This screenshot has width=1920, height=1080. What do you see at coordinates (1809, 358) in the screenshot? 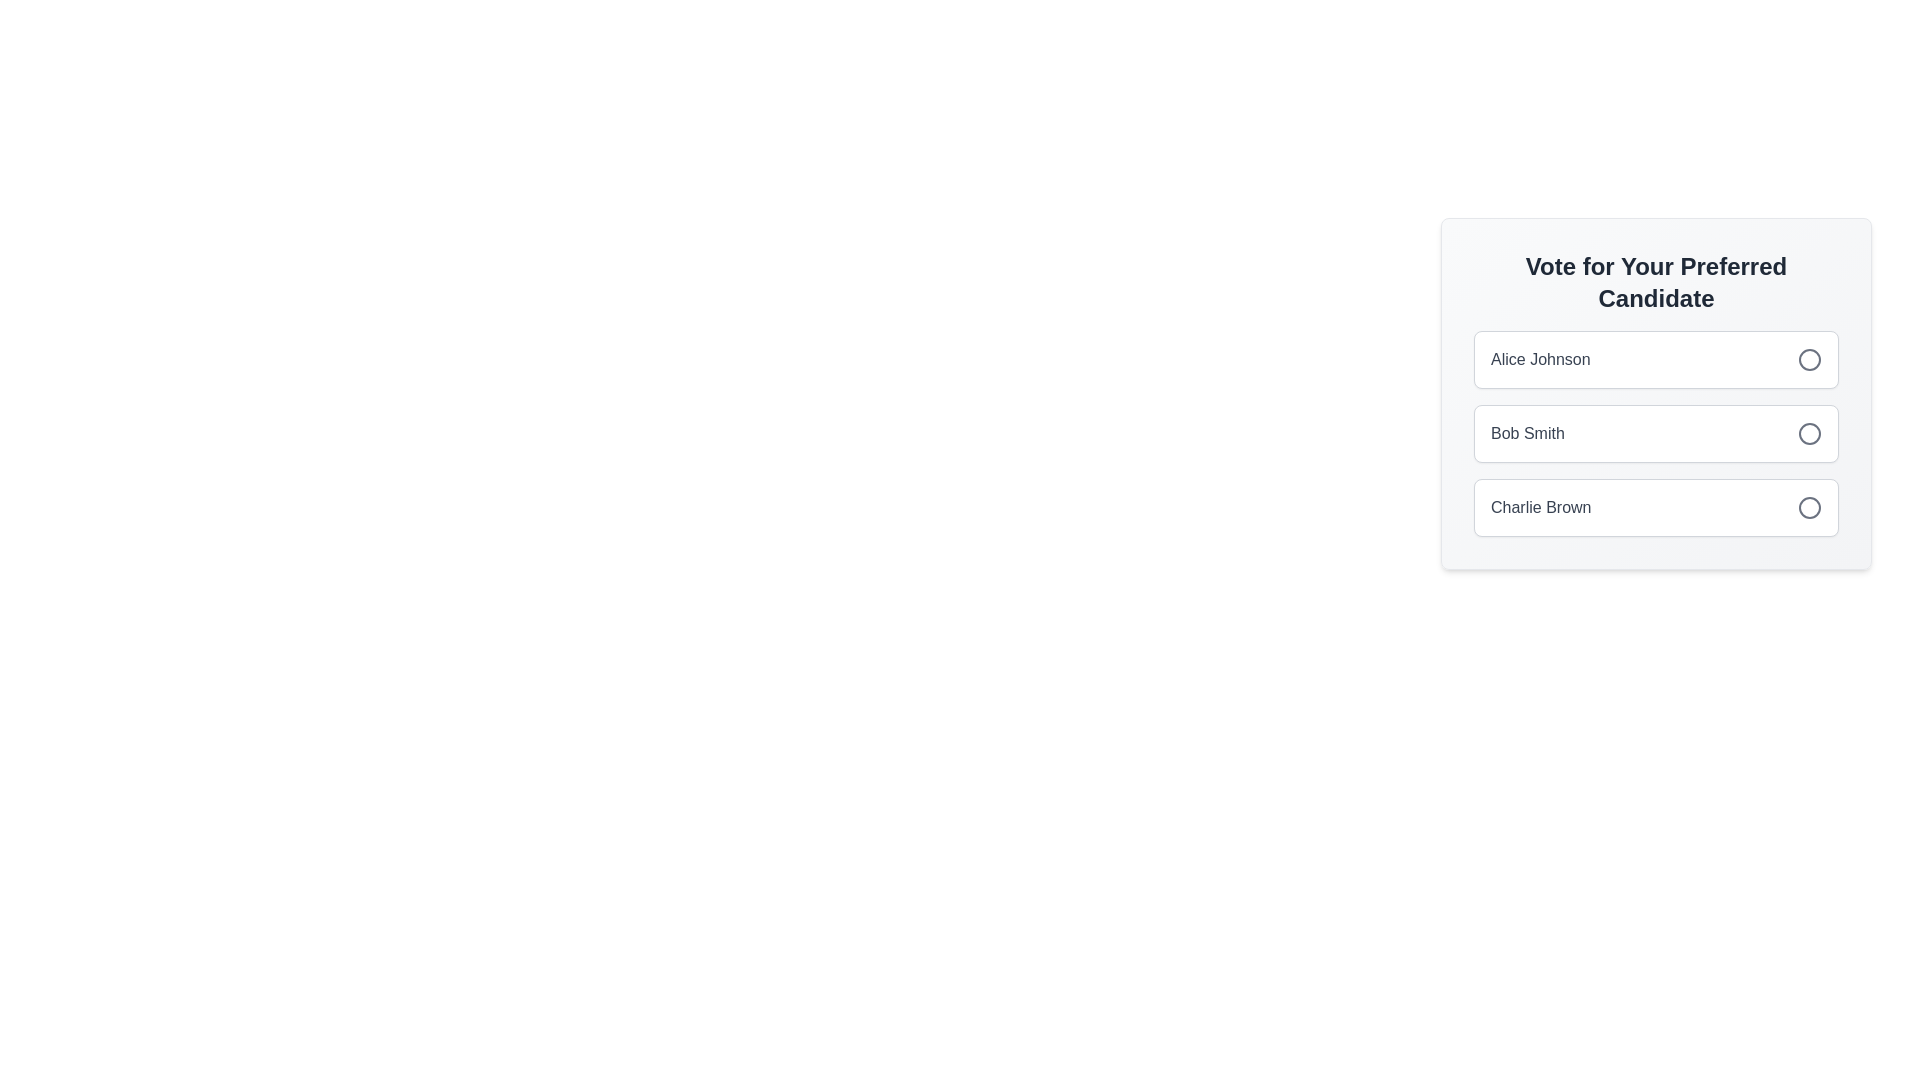
I see `the radio button located to the right of the text 'Alice Johnson'` at bounding box center [1809, 358].